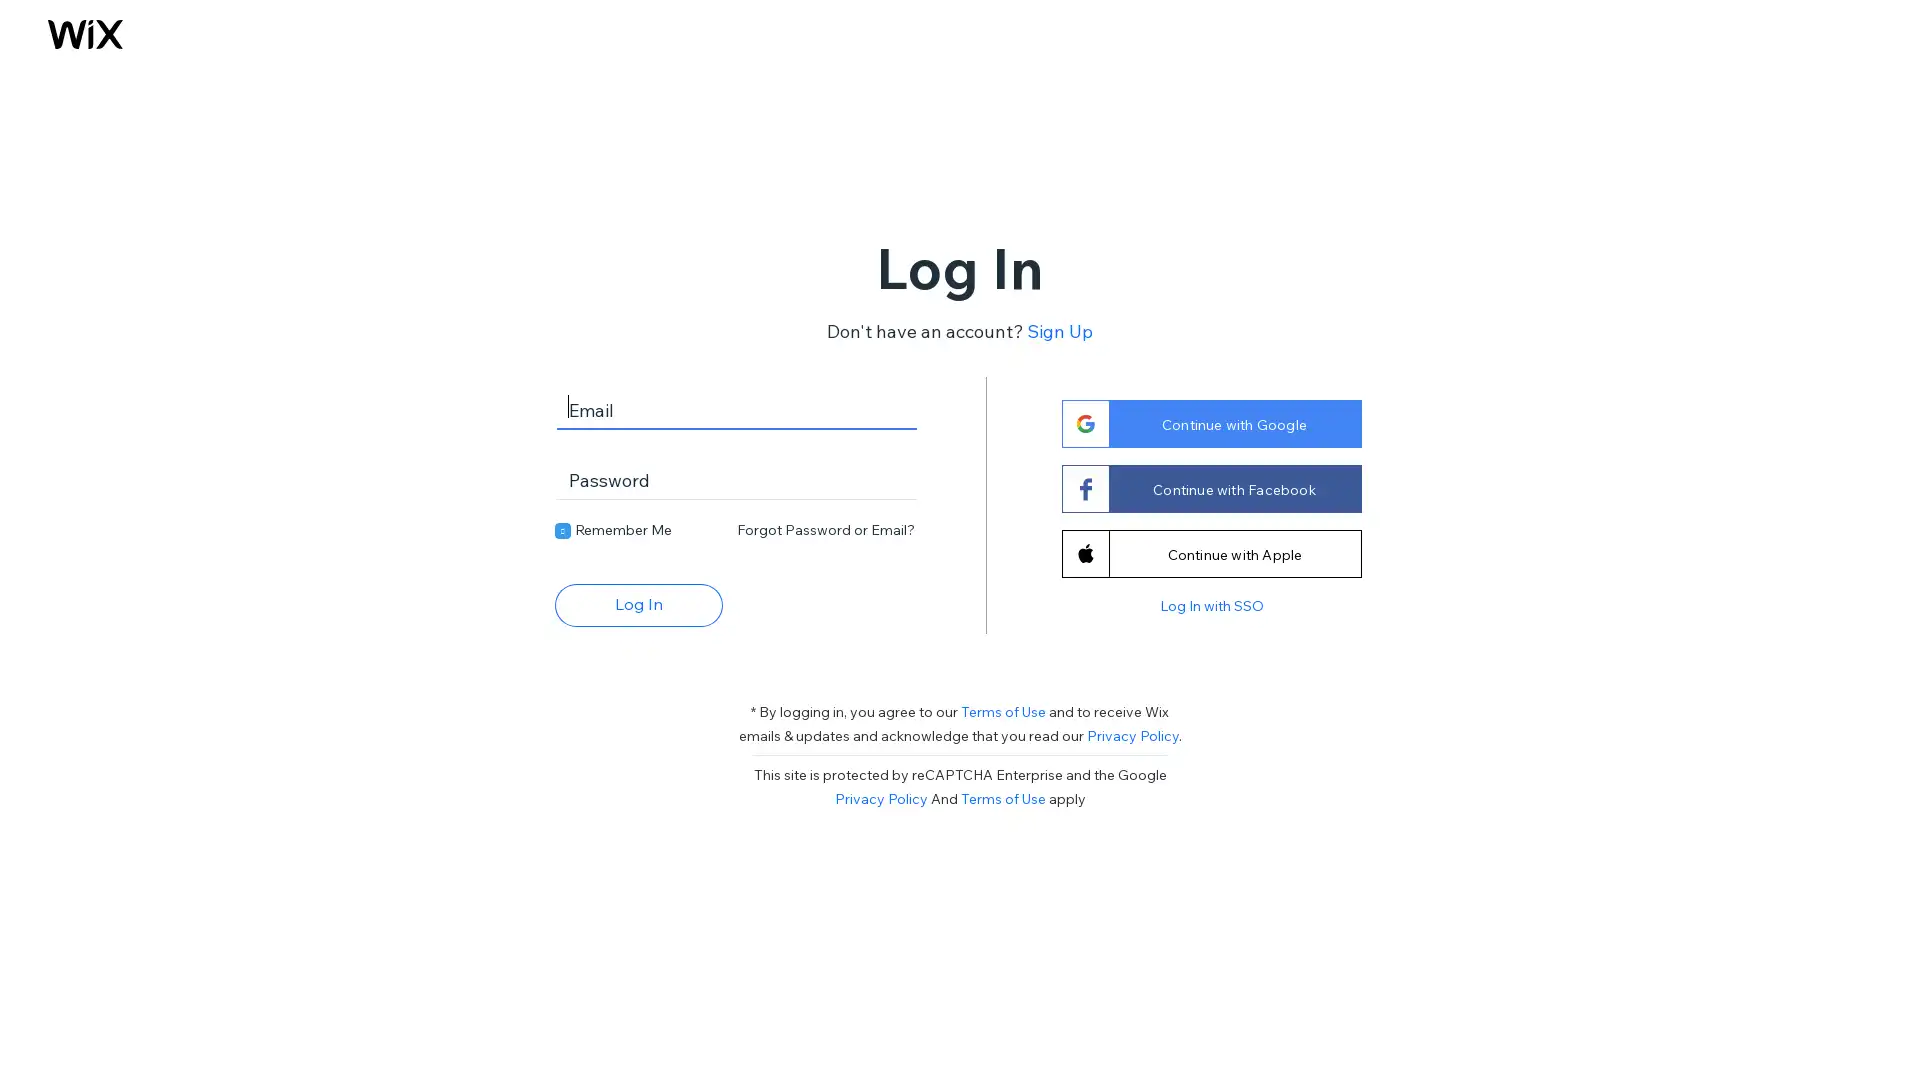 This screenshot has height=1080, width=1920. I want to click on Log In, so click(637, 603).